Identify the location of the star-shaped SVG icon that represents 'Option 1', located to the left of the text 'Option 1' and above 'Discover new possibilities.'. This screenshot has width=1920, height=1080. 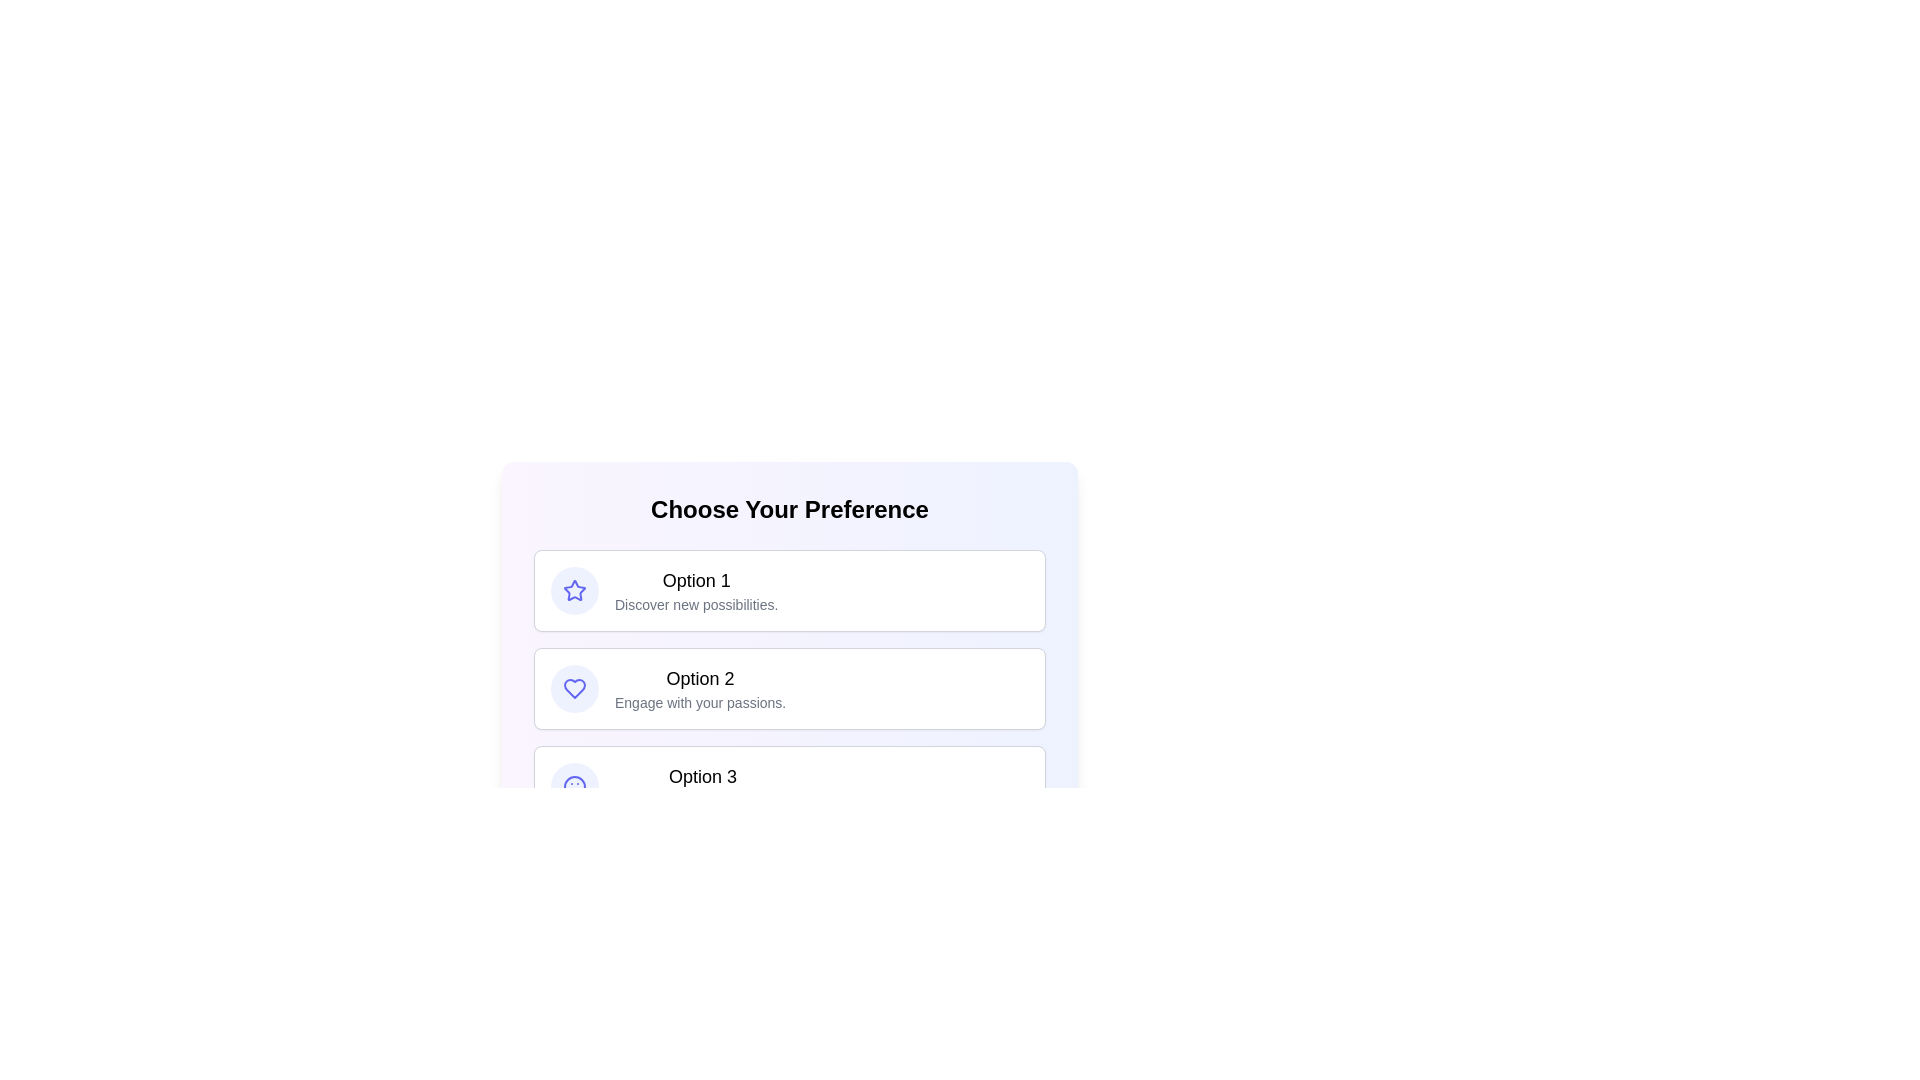
(574, 589).